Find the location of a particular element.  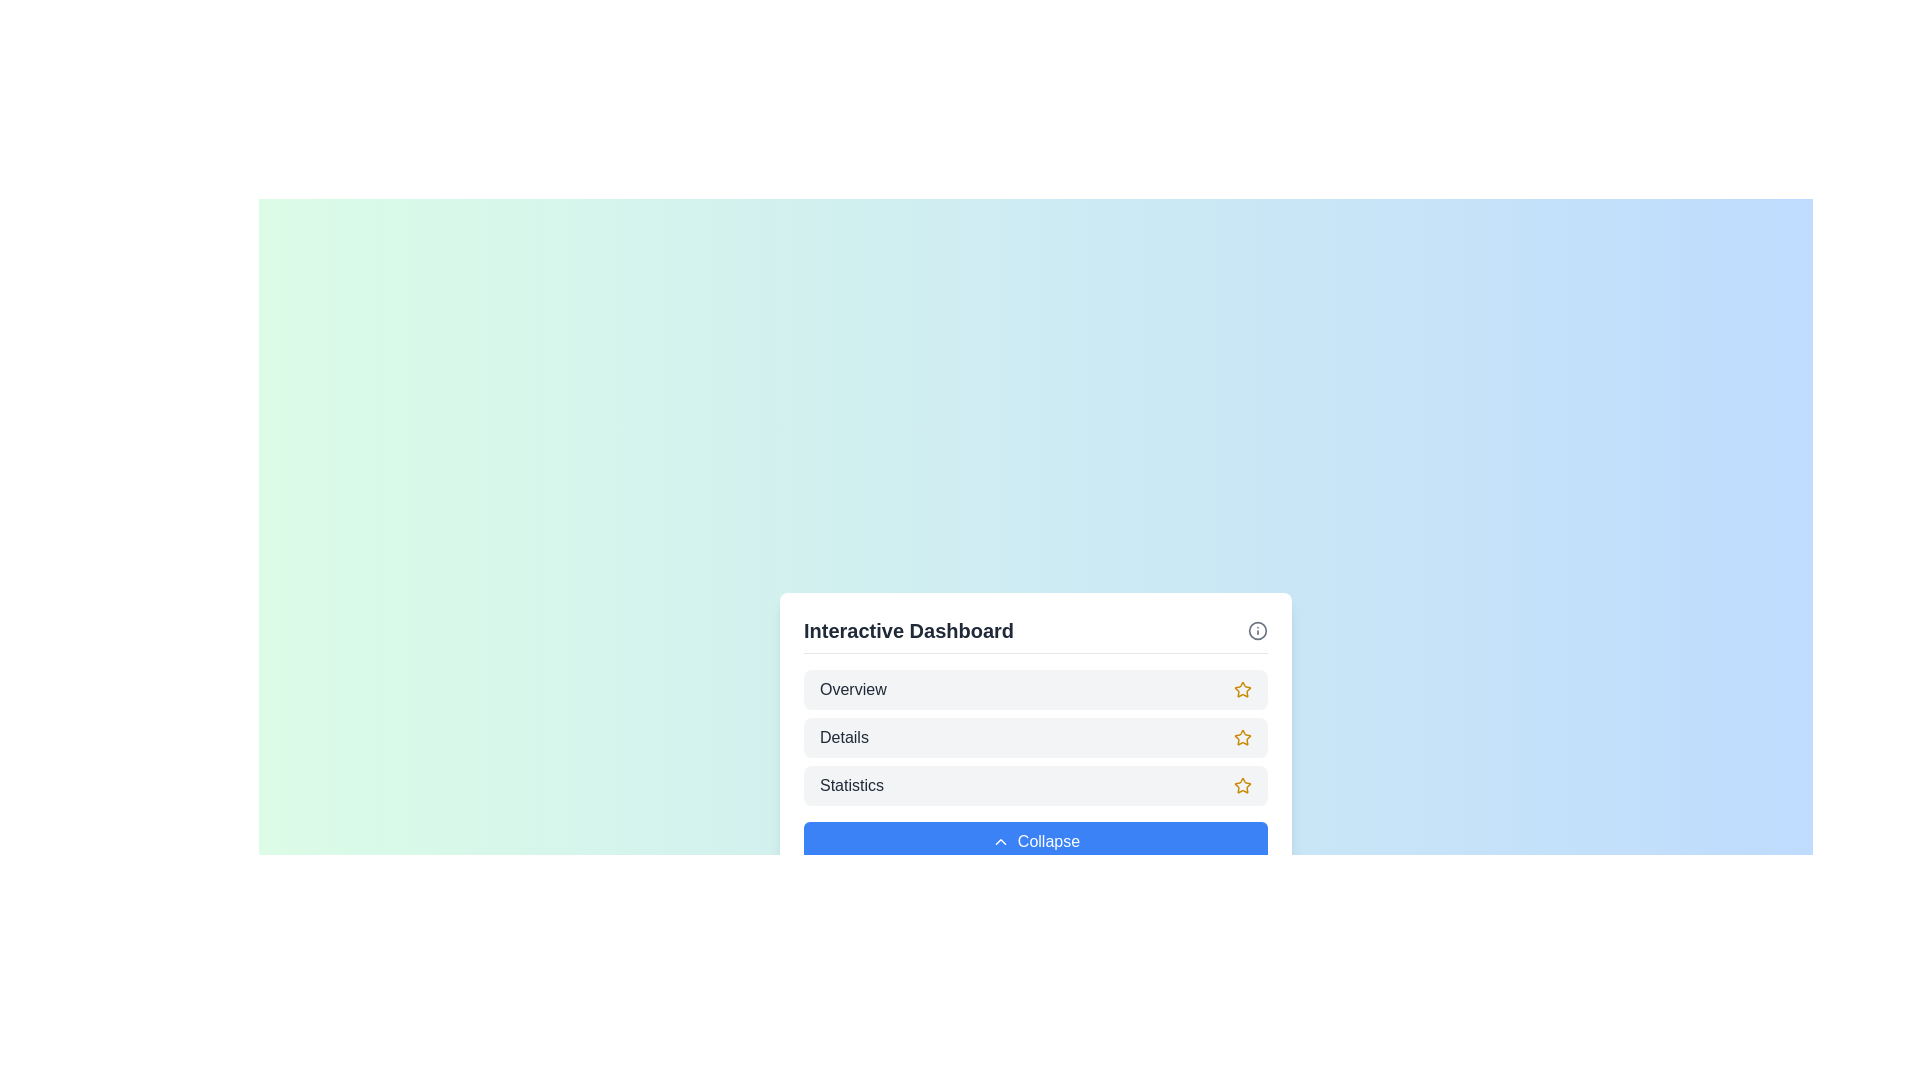

the collapsible section icon located to the left of the 'Collapse' button at the bottom of the interactive card is located at coordinates (1000, 841).